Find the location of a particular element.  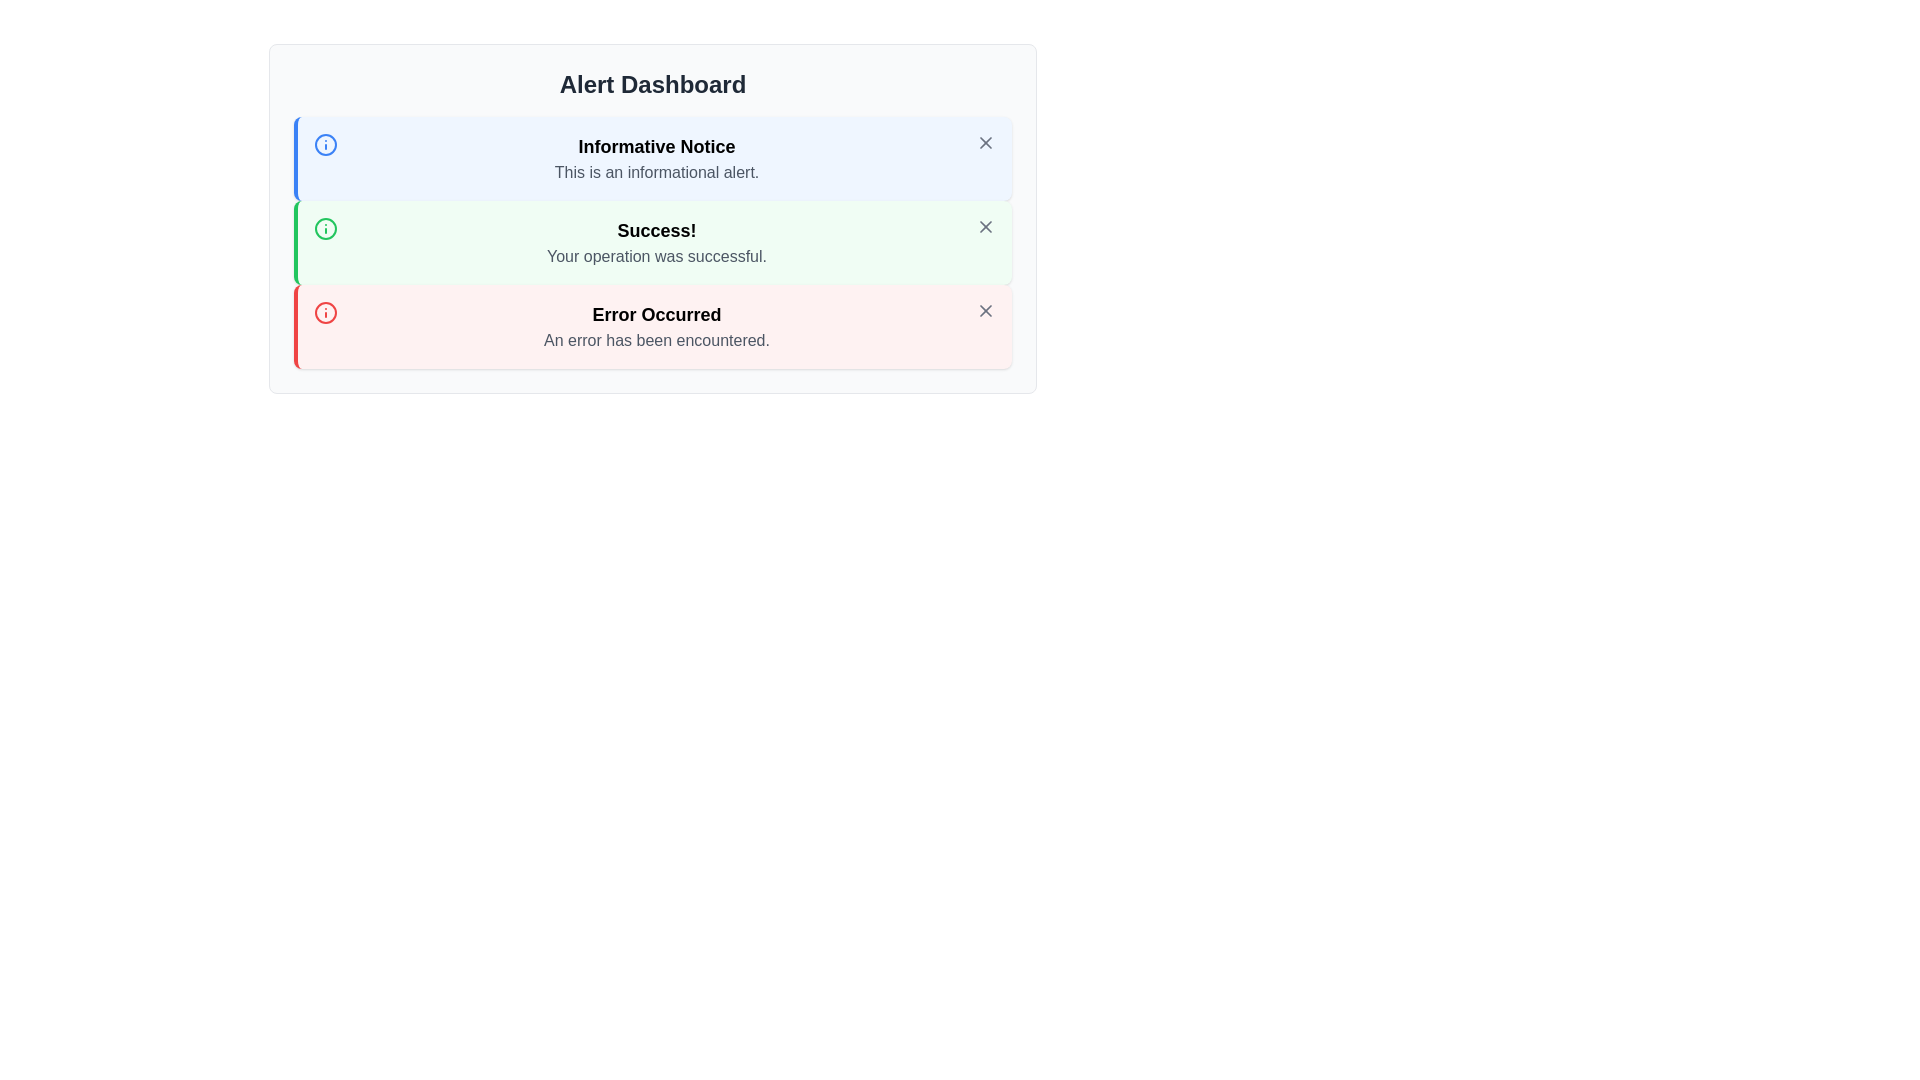

the diagonal cross mark in the SVG close icon located in the center-right portion of the alert box that contains the text 'Success! Your operation was successful.' is located at coordinates (985, 226).